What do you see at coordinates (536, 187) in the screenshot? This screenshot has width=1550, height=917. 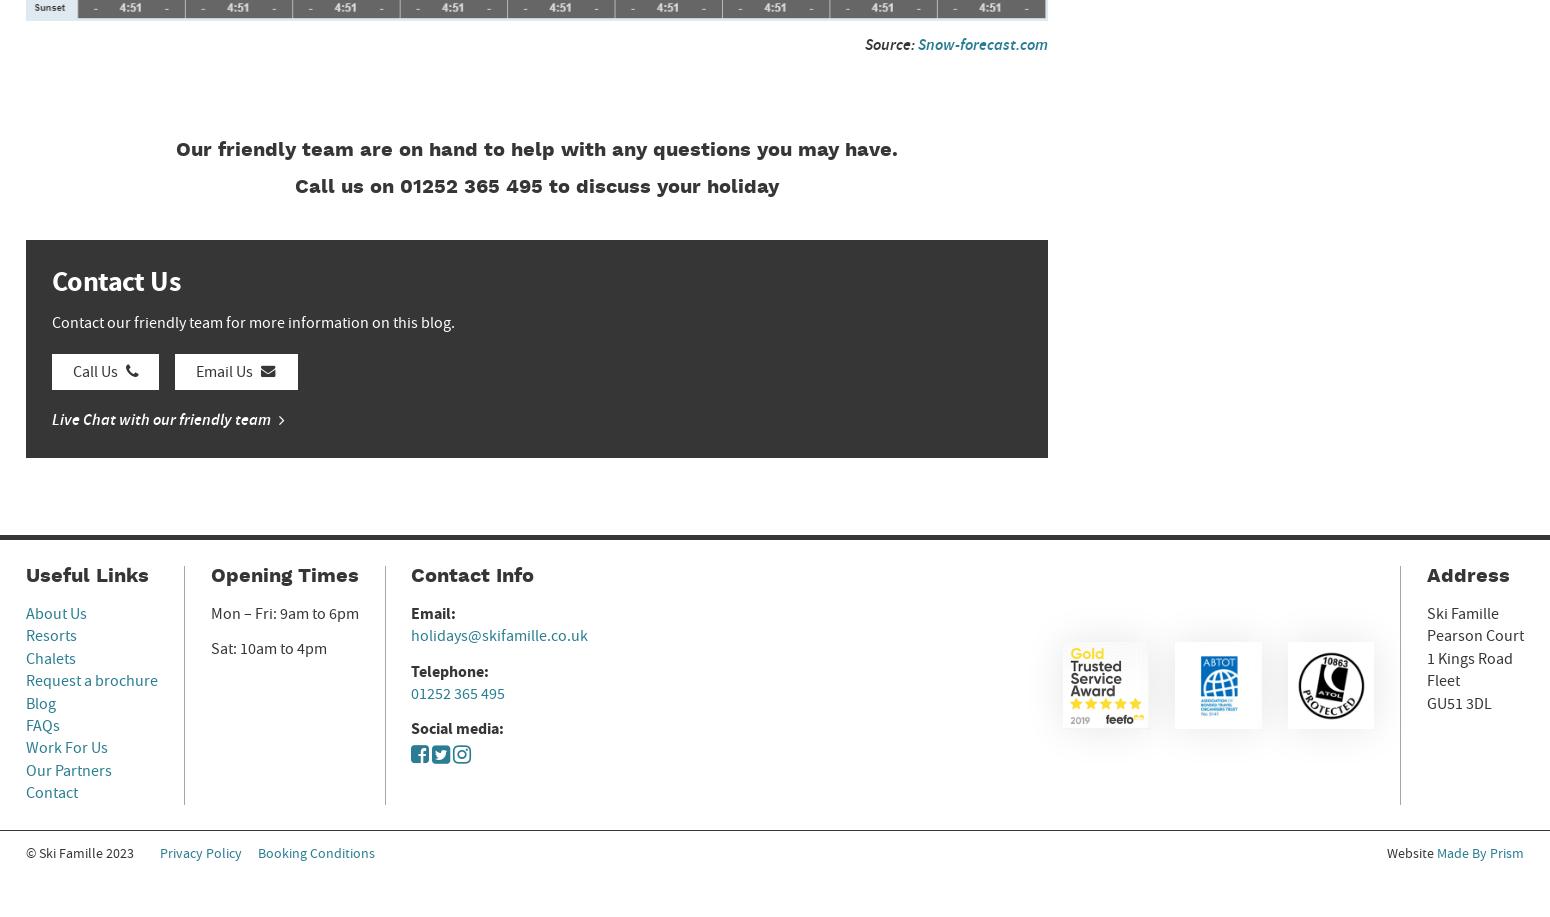 I see `'Call us on 01252 365 495 to discuss your holiday'` at bounding box center [536, 187].